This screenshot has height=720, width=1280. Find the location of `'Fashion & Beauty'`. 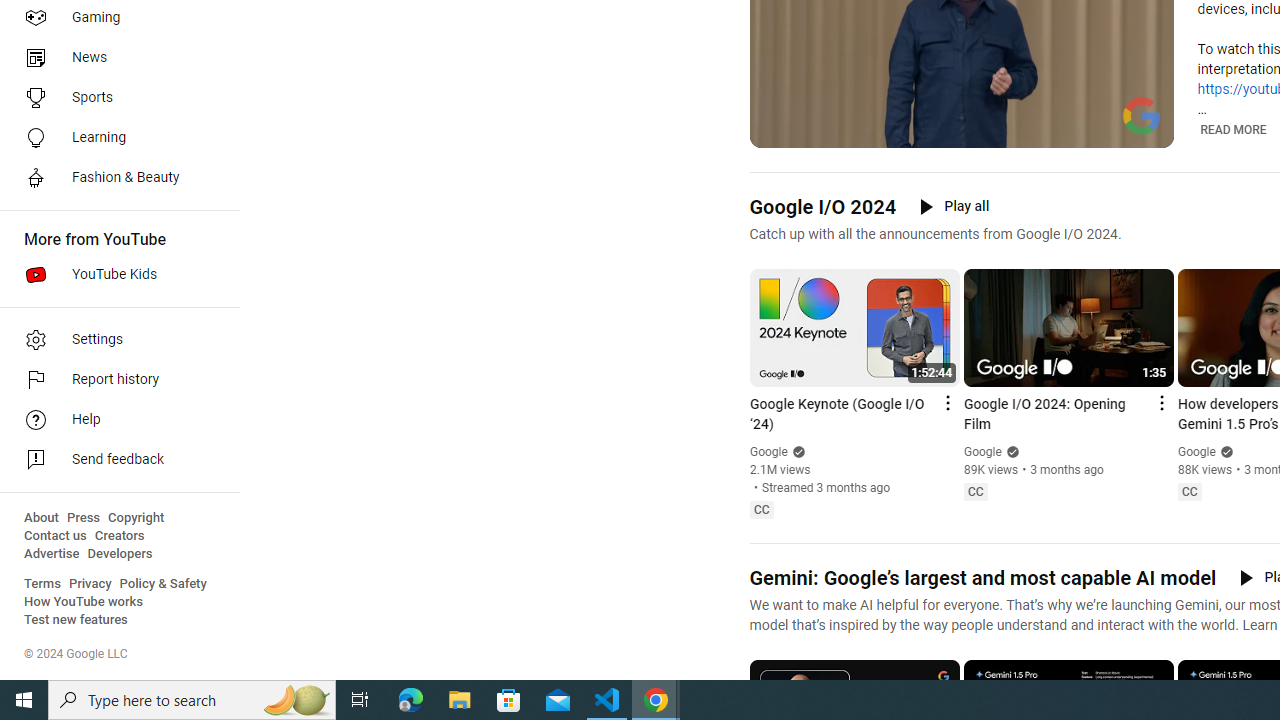

'Fashion & Beauty' is located at coordinates (112, 176).